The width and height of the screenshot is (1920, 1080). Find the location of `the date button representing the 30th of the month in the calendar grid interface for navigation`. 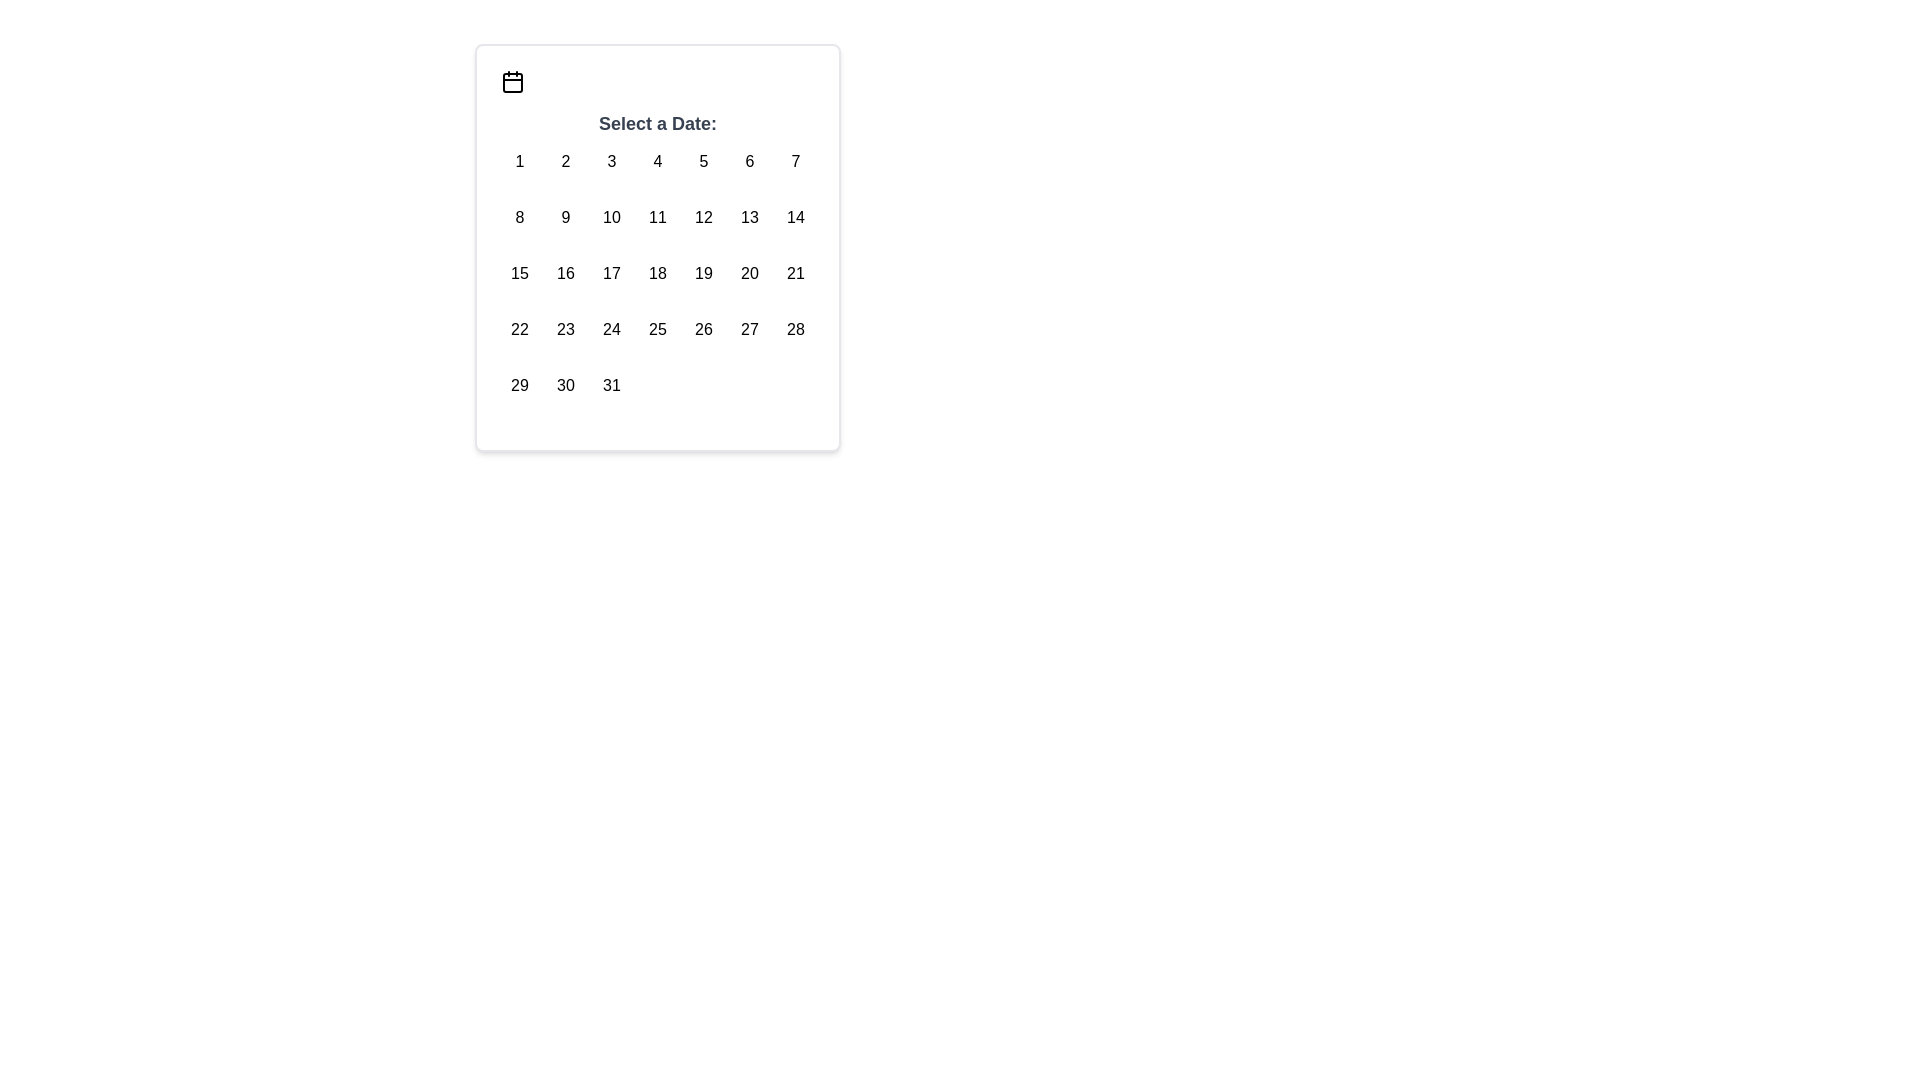

the date button representing the 30th of the month in the calendar grid interface for navigation is located at coordinates (565, 385).